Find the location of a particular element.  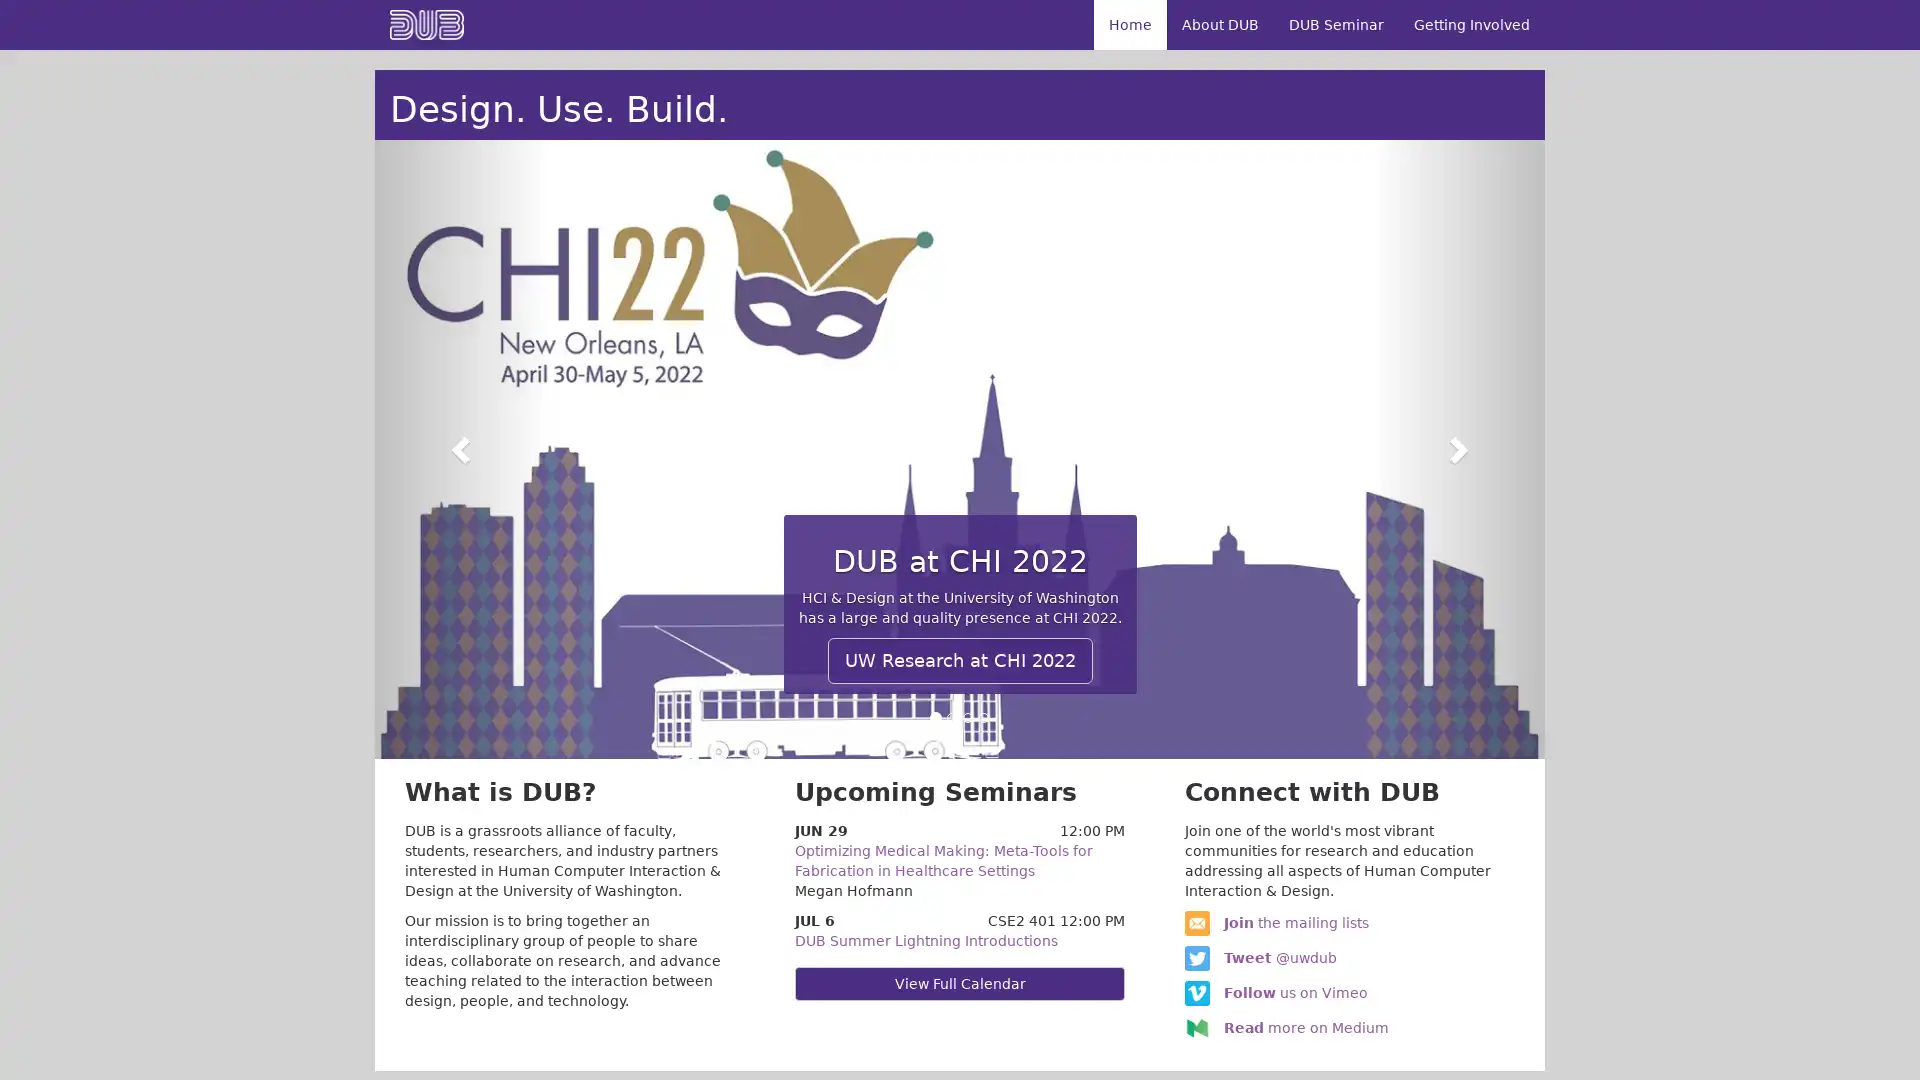

Previous is located at coordinates (461, 447).